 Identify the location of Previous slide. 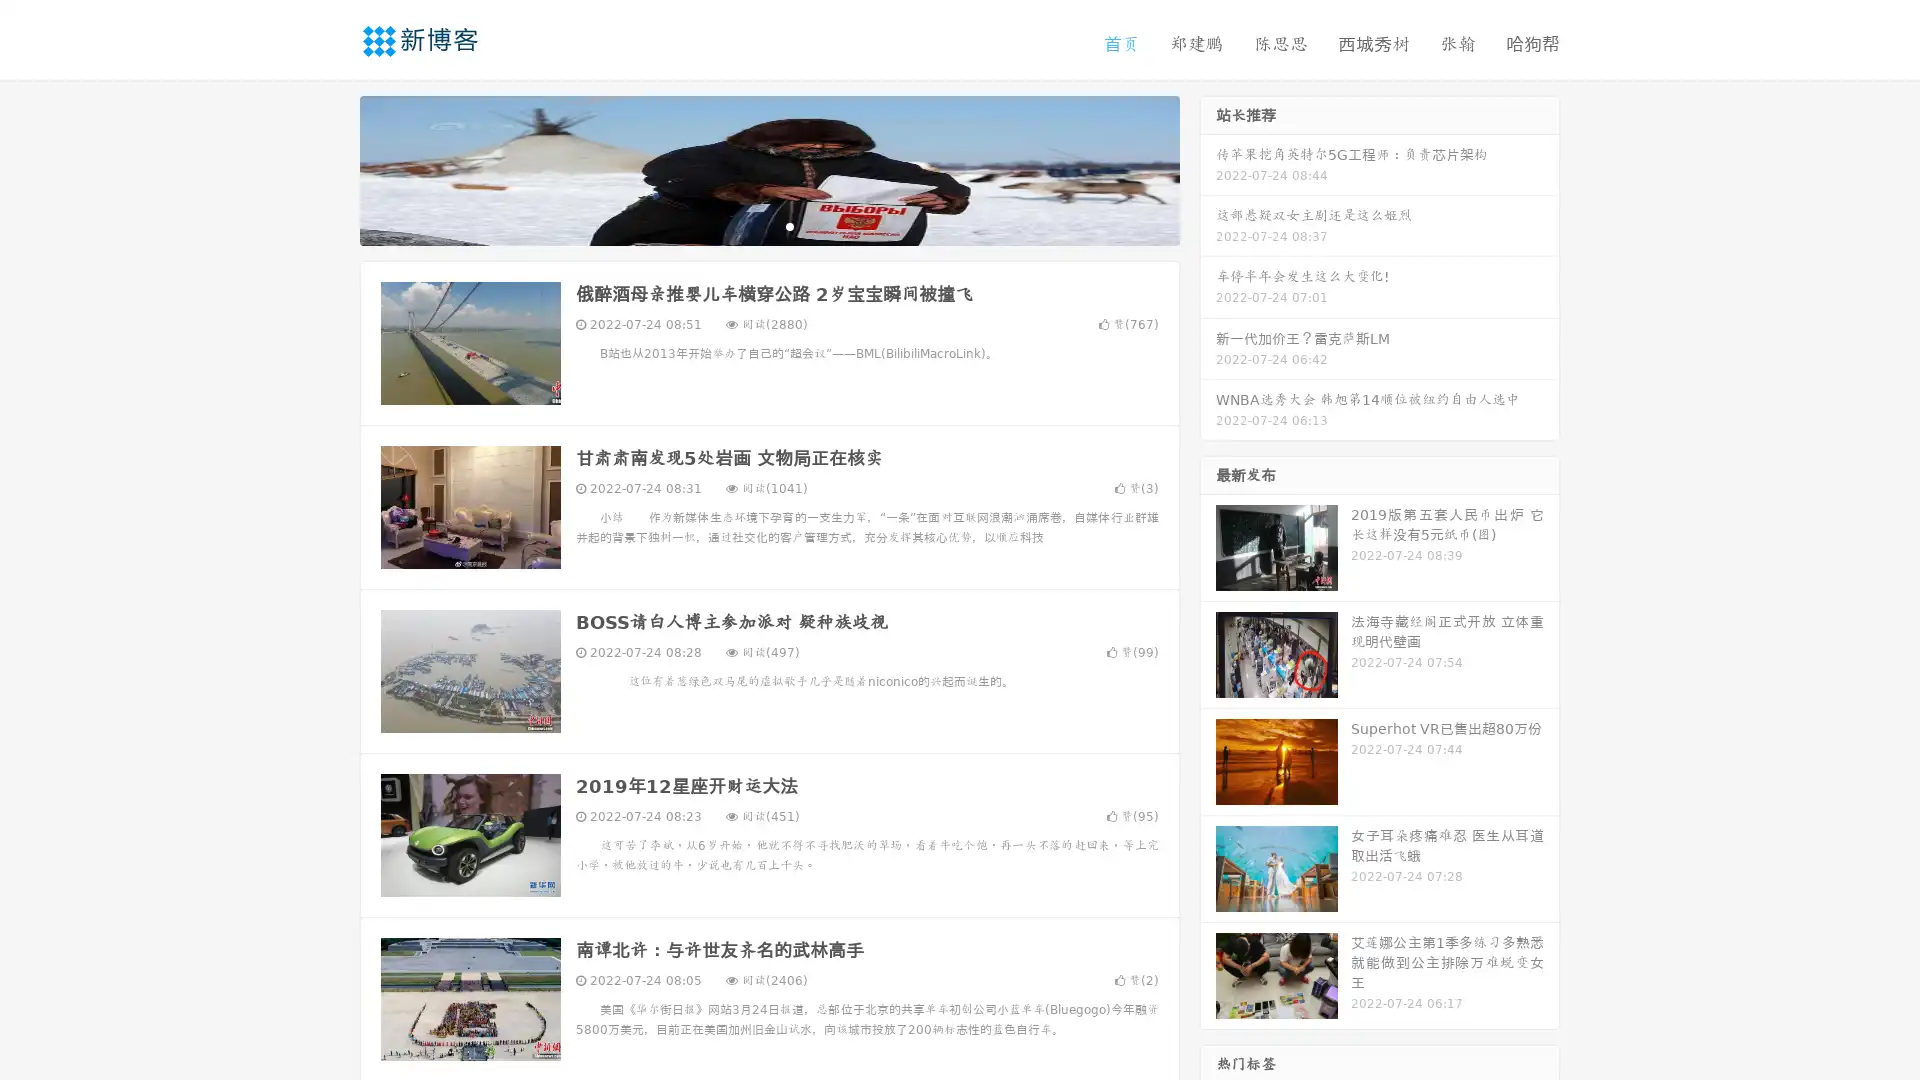
(330, 168).